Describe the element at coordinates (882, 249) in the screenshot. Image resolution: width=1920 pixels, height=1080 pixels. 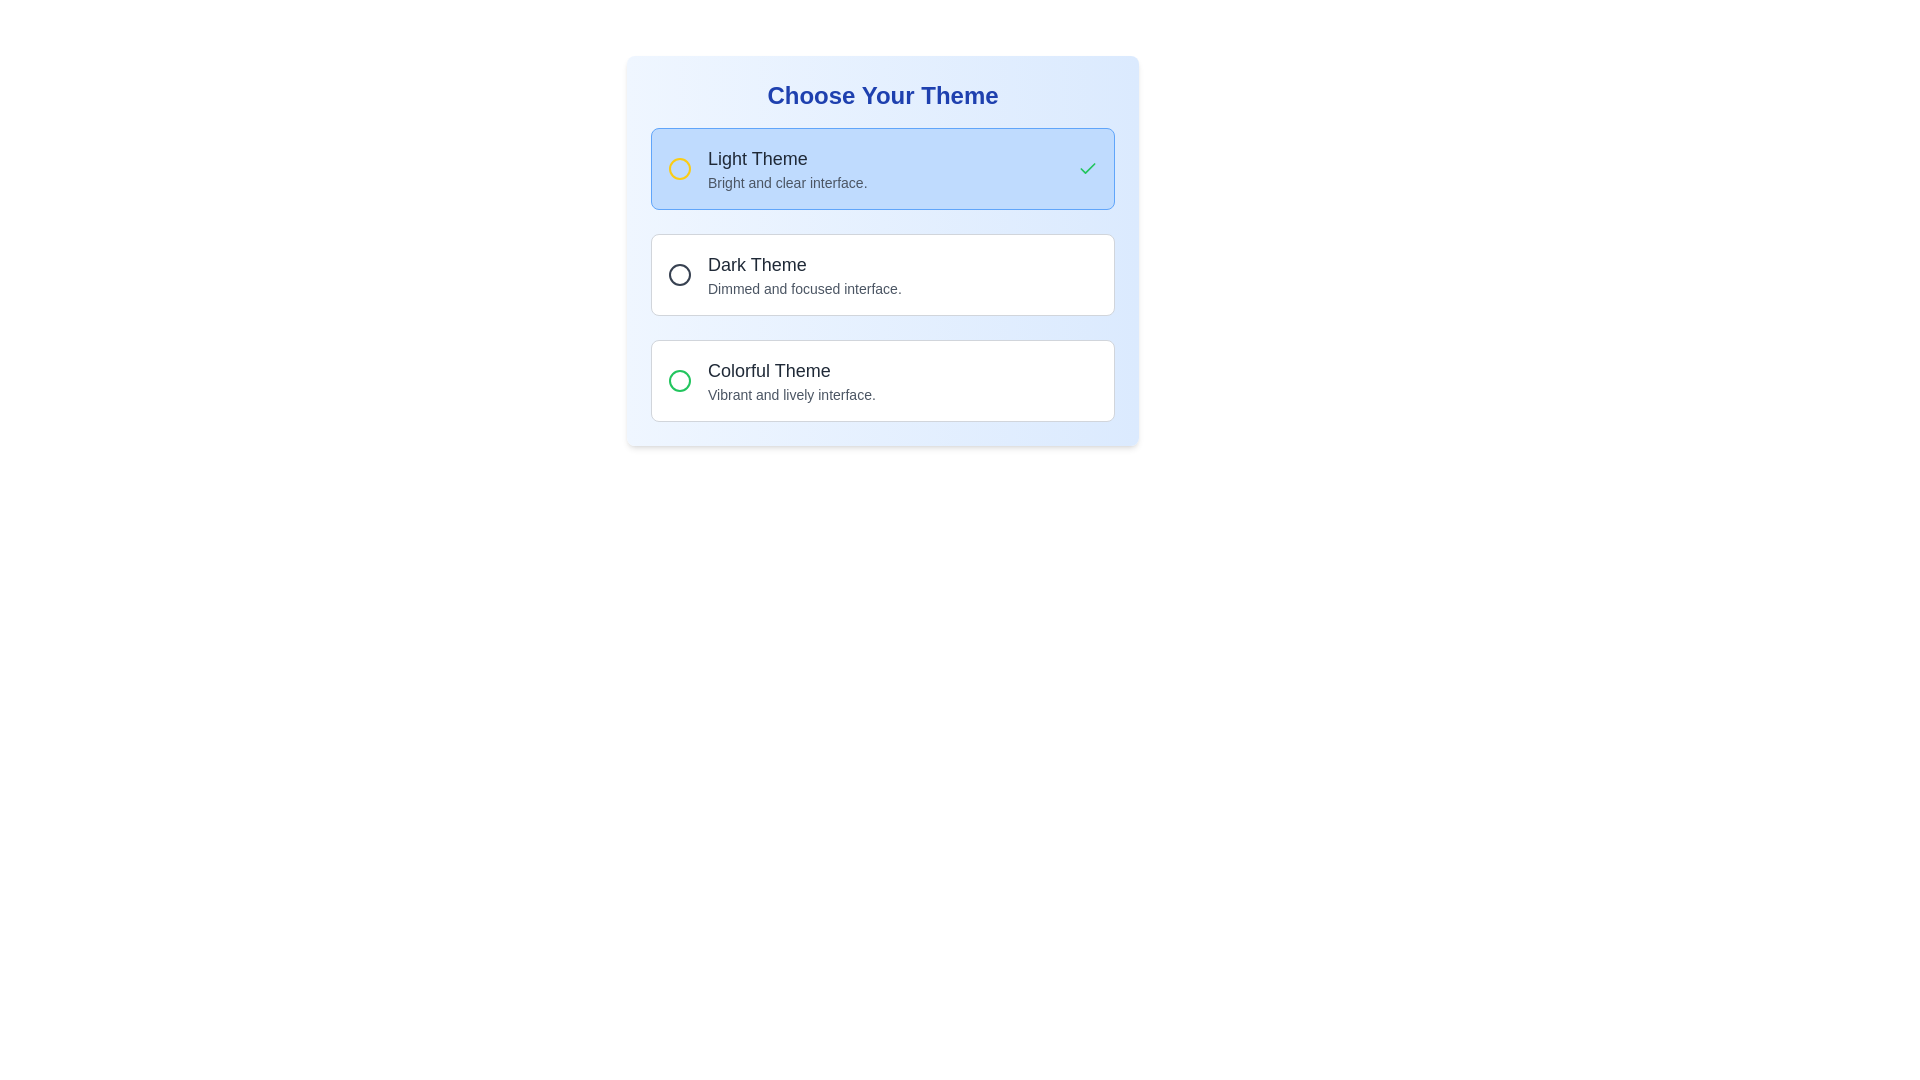
I see `the selectable card option for the 'Dark Theme' located in the vertical list of theme options` at that location.